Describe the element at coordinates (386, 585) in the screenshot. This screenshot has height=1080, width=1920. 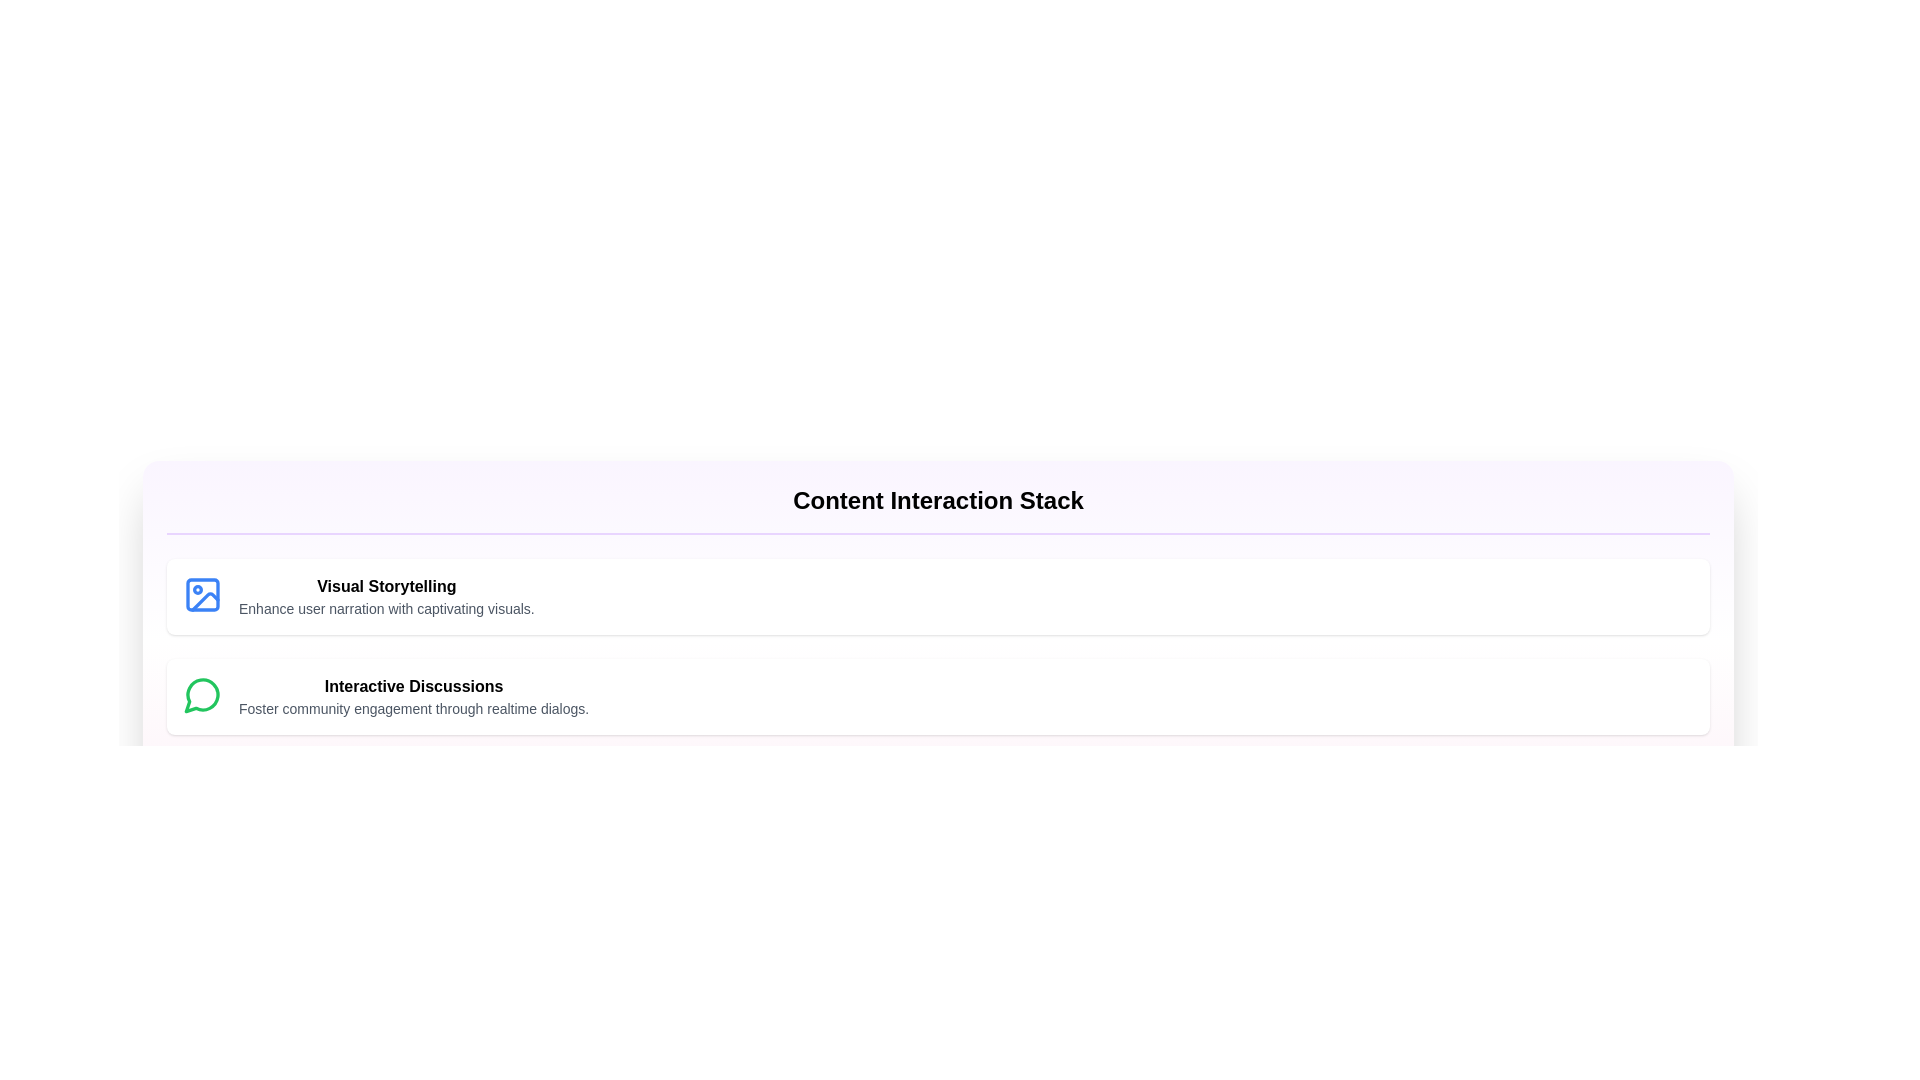
I see `the Text Label displaying 'Visual Storytelling', which is styled in bold and positioned above a descriptive sentence in a features section` at that location.